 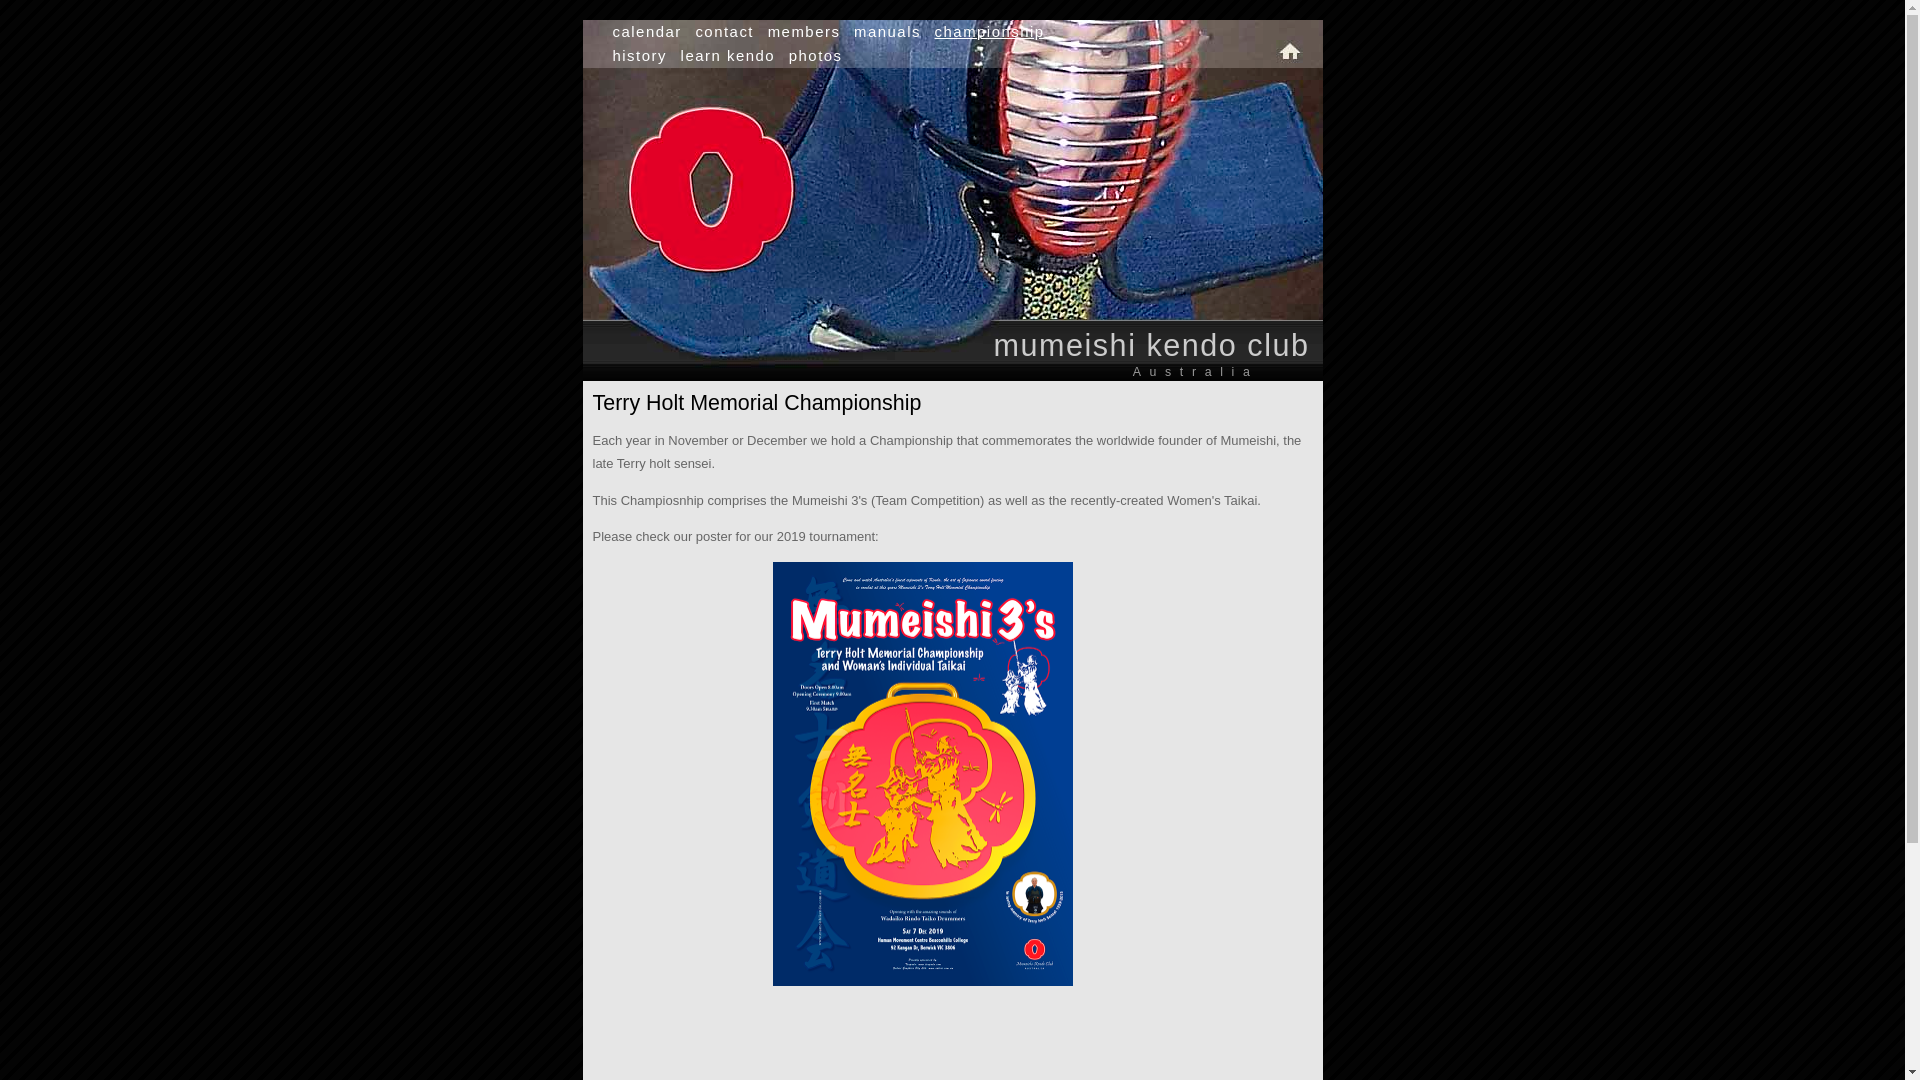 What do you see at coordinates (723, 31) in the screenshot?
I see `'contact'` at bounding box center [723, 31].